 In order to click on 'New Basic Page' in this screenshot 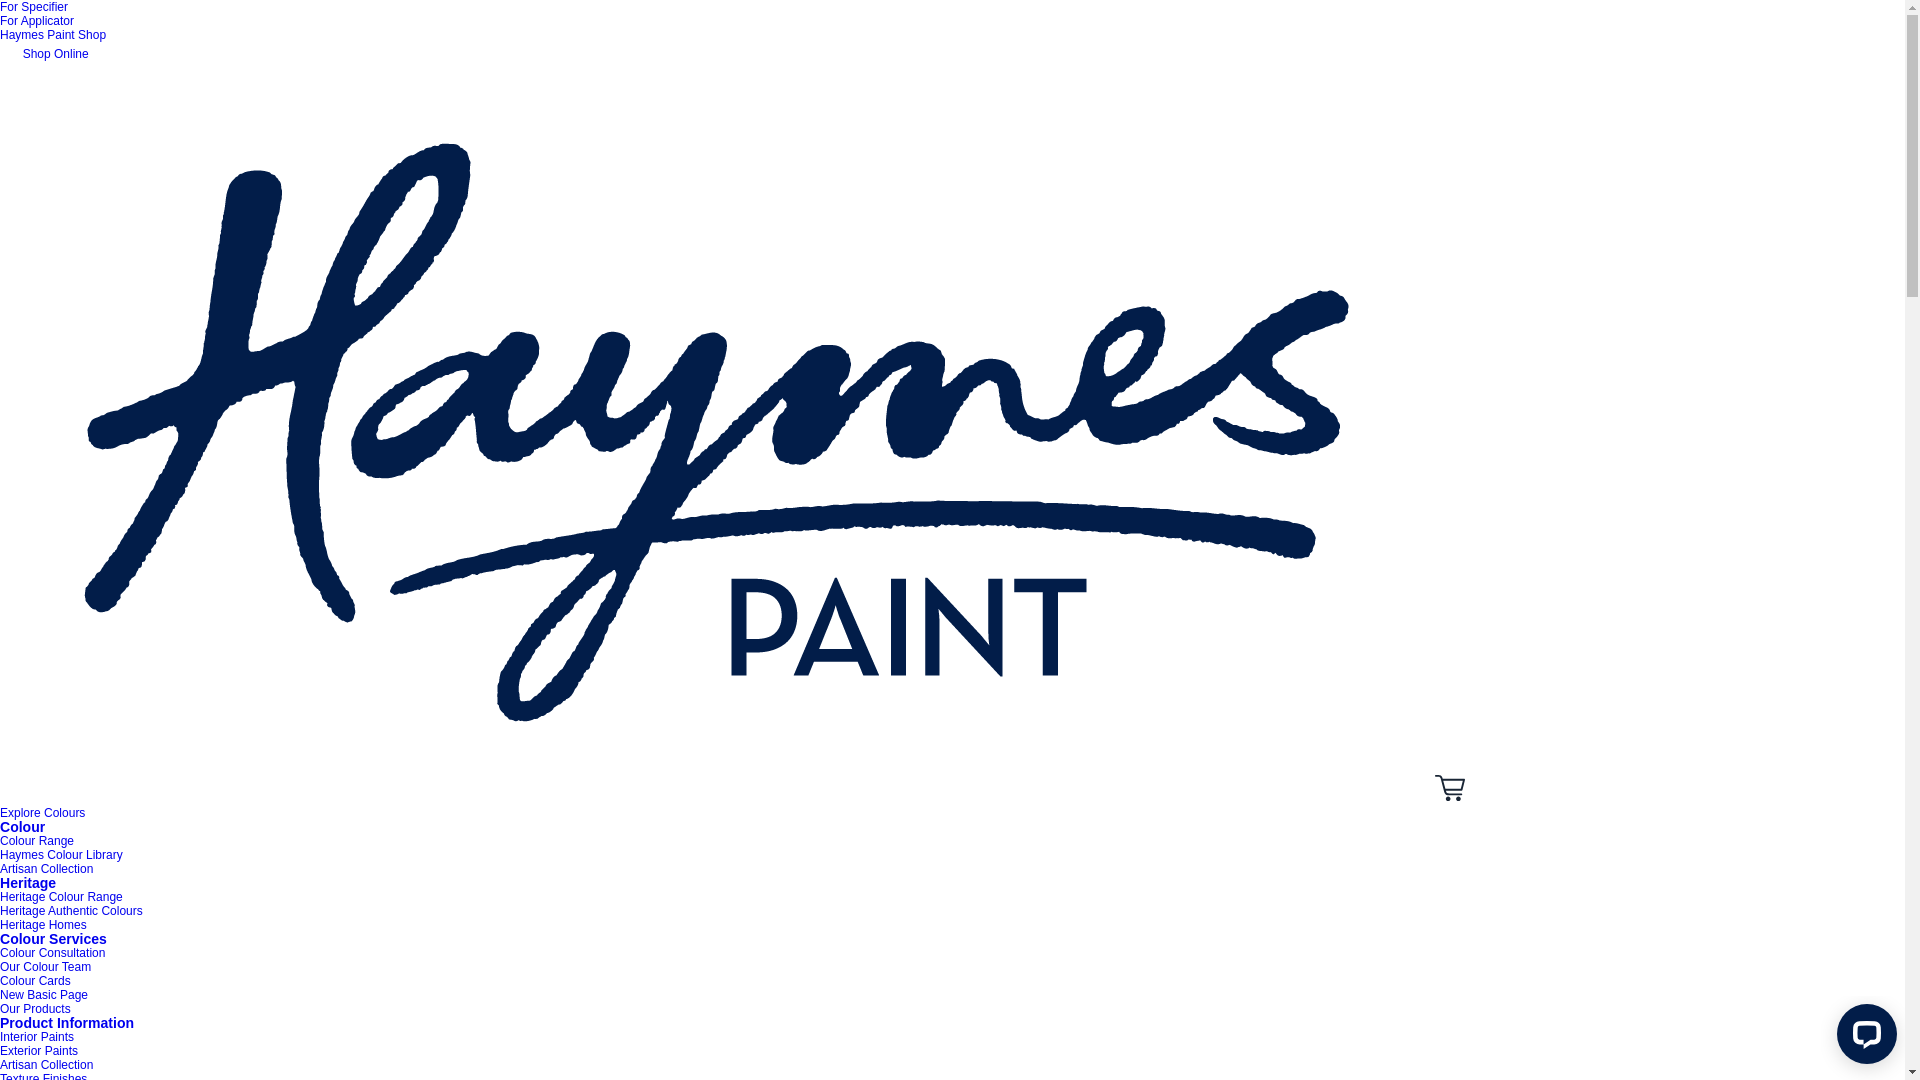, I will do `click(43, 995)`.